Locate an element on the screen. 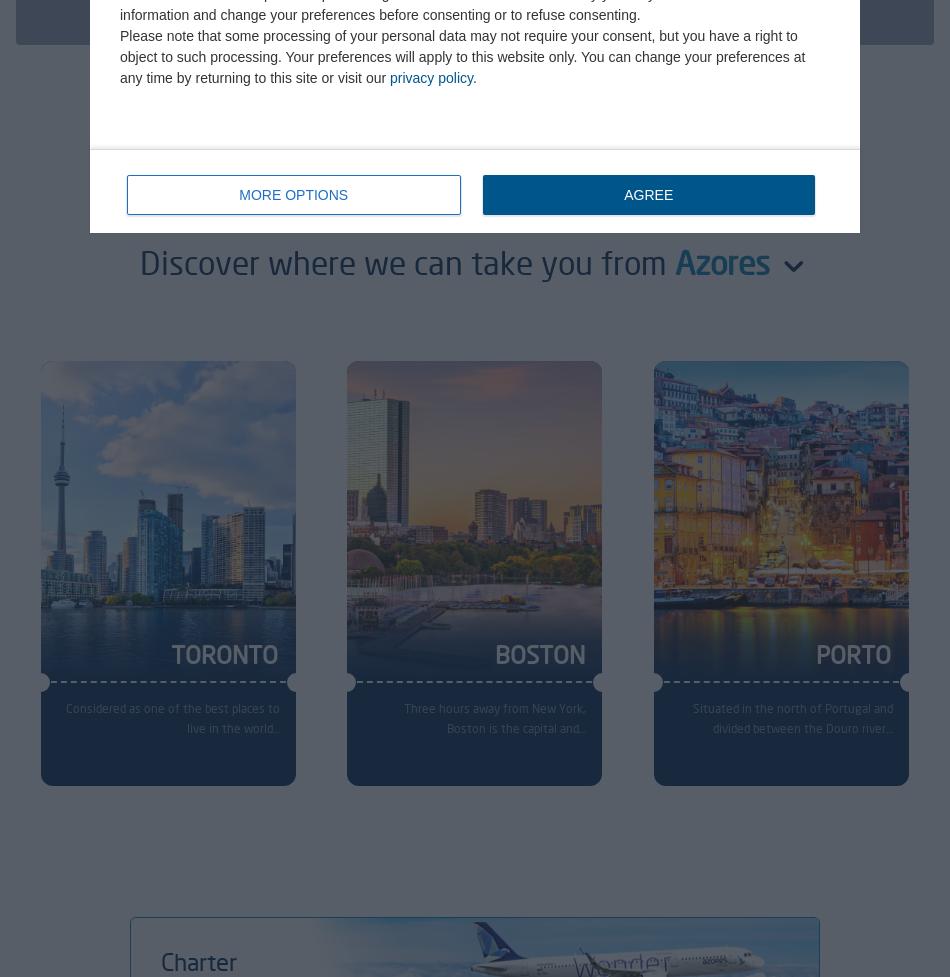 This screenshot has width=950, height=977. 'Situated in the north of Portugal and divided between the Douro river…' is located at coordinates (791, 717).